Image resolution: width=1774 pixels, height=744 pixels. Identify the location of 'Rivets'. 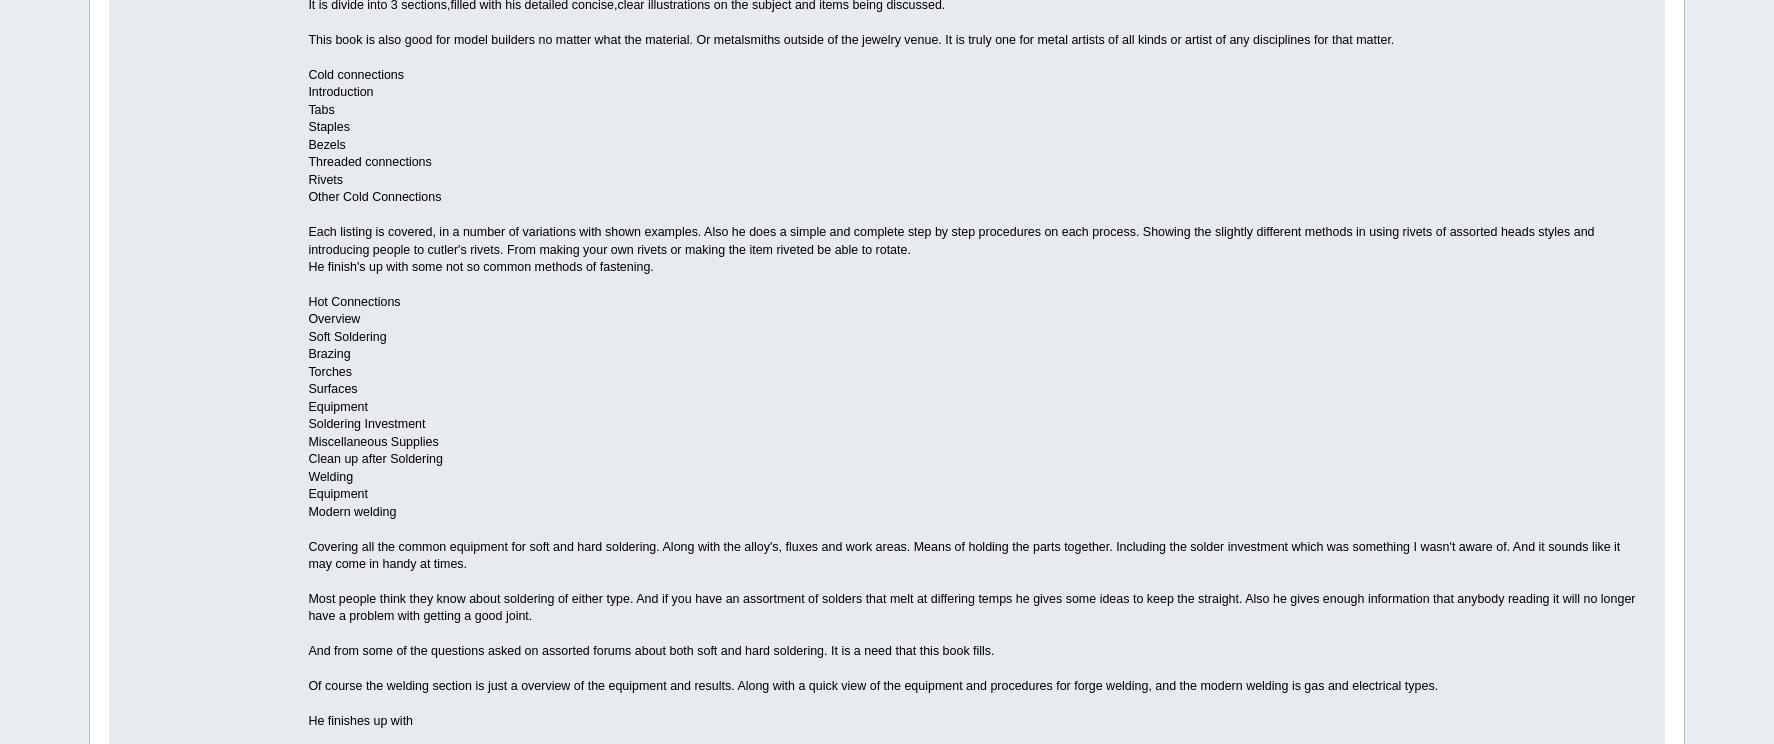
(307, 178).